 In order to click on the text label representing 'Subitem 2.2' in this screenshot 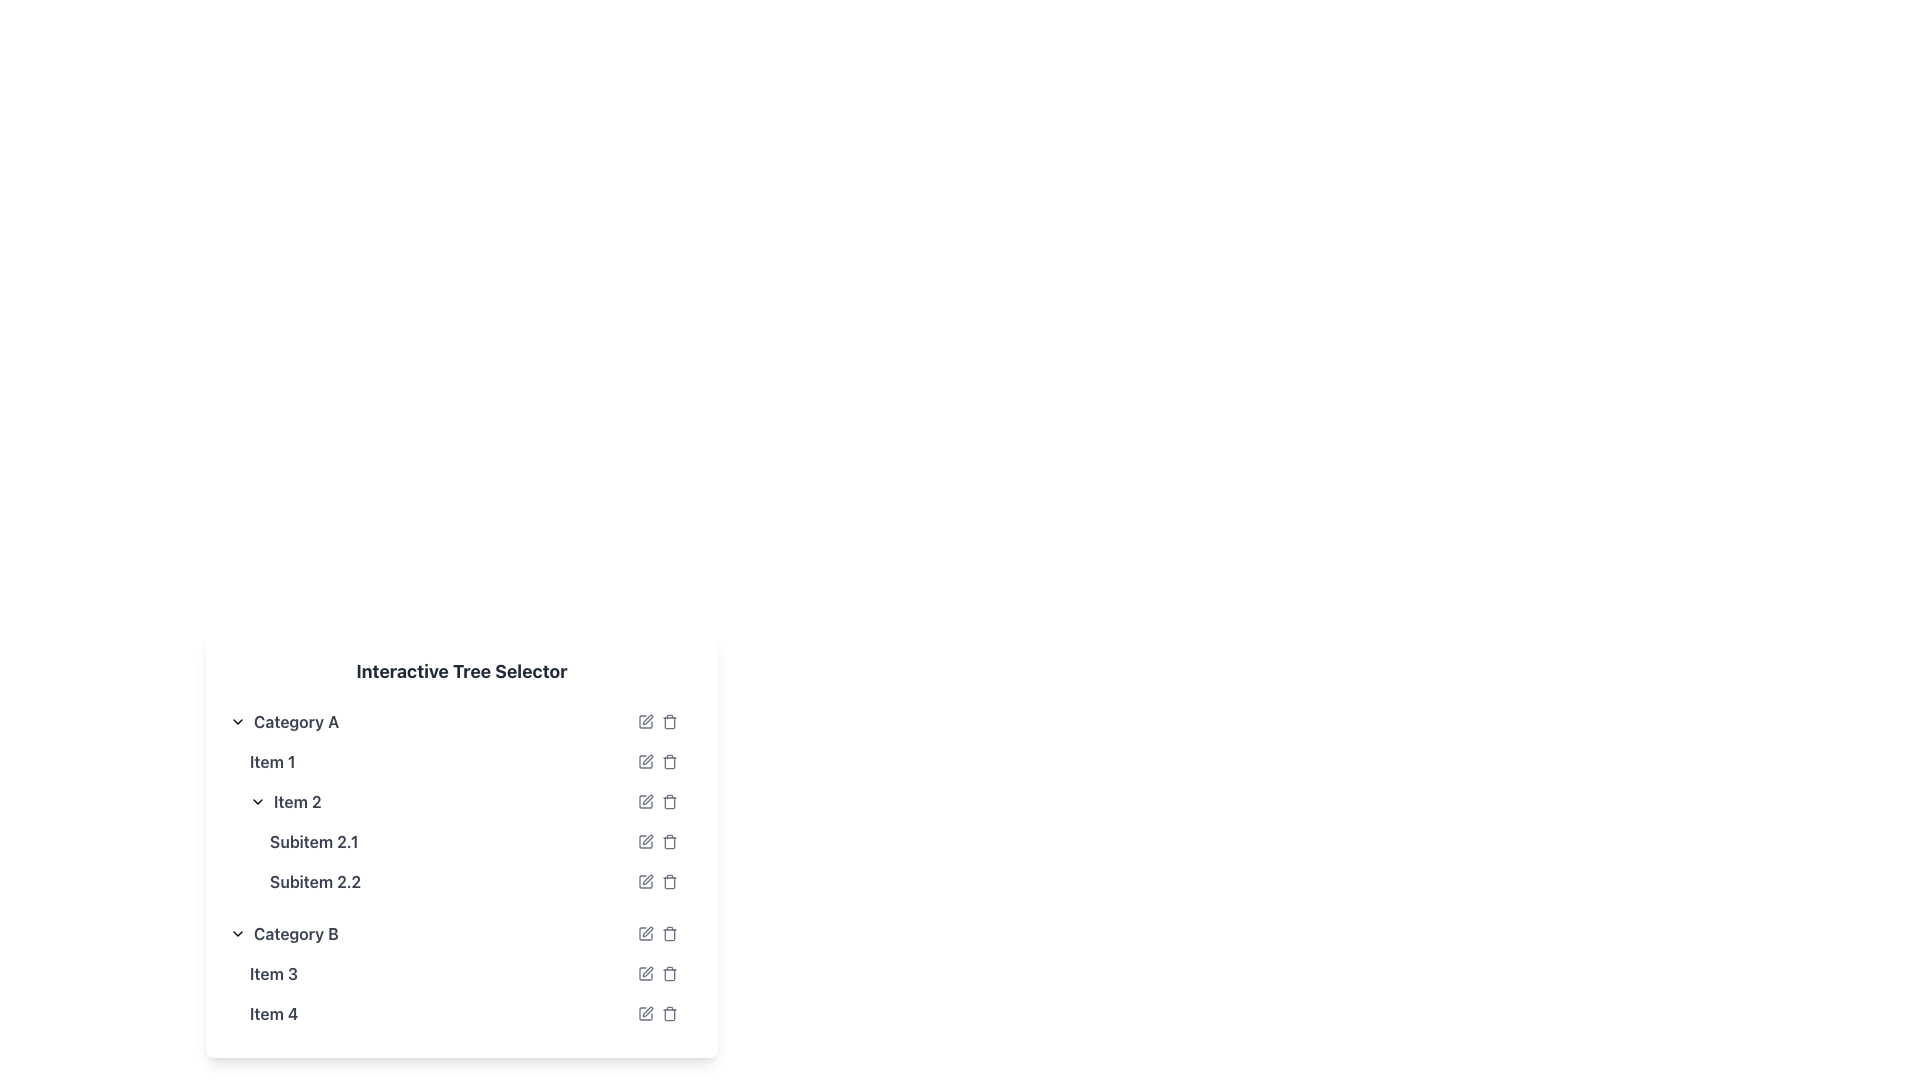, I will do `click(314, 881)`.